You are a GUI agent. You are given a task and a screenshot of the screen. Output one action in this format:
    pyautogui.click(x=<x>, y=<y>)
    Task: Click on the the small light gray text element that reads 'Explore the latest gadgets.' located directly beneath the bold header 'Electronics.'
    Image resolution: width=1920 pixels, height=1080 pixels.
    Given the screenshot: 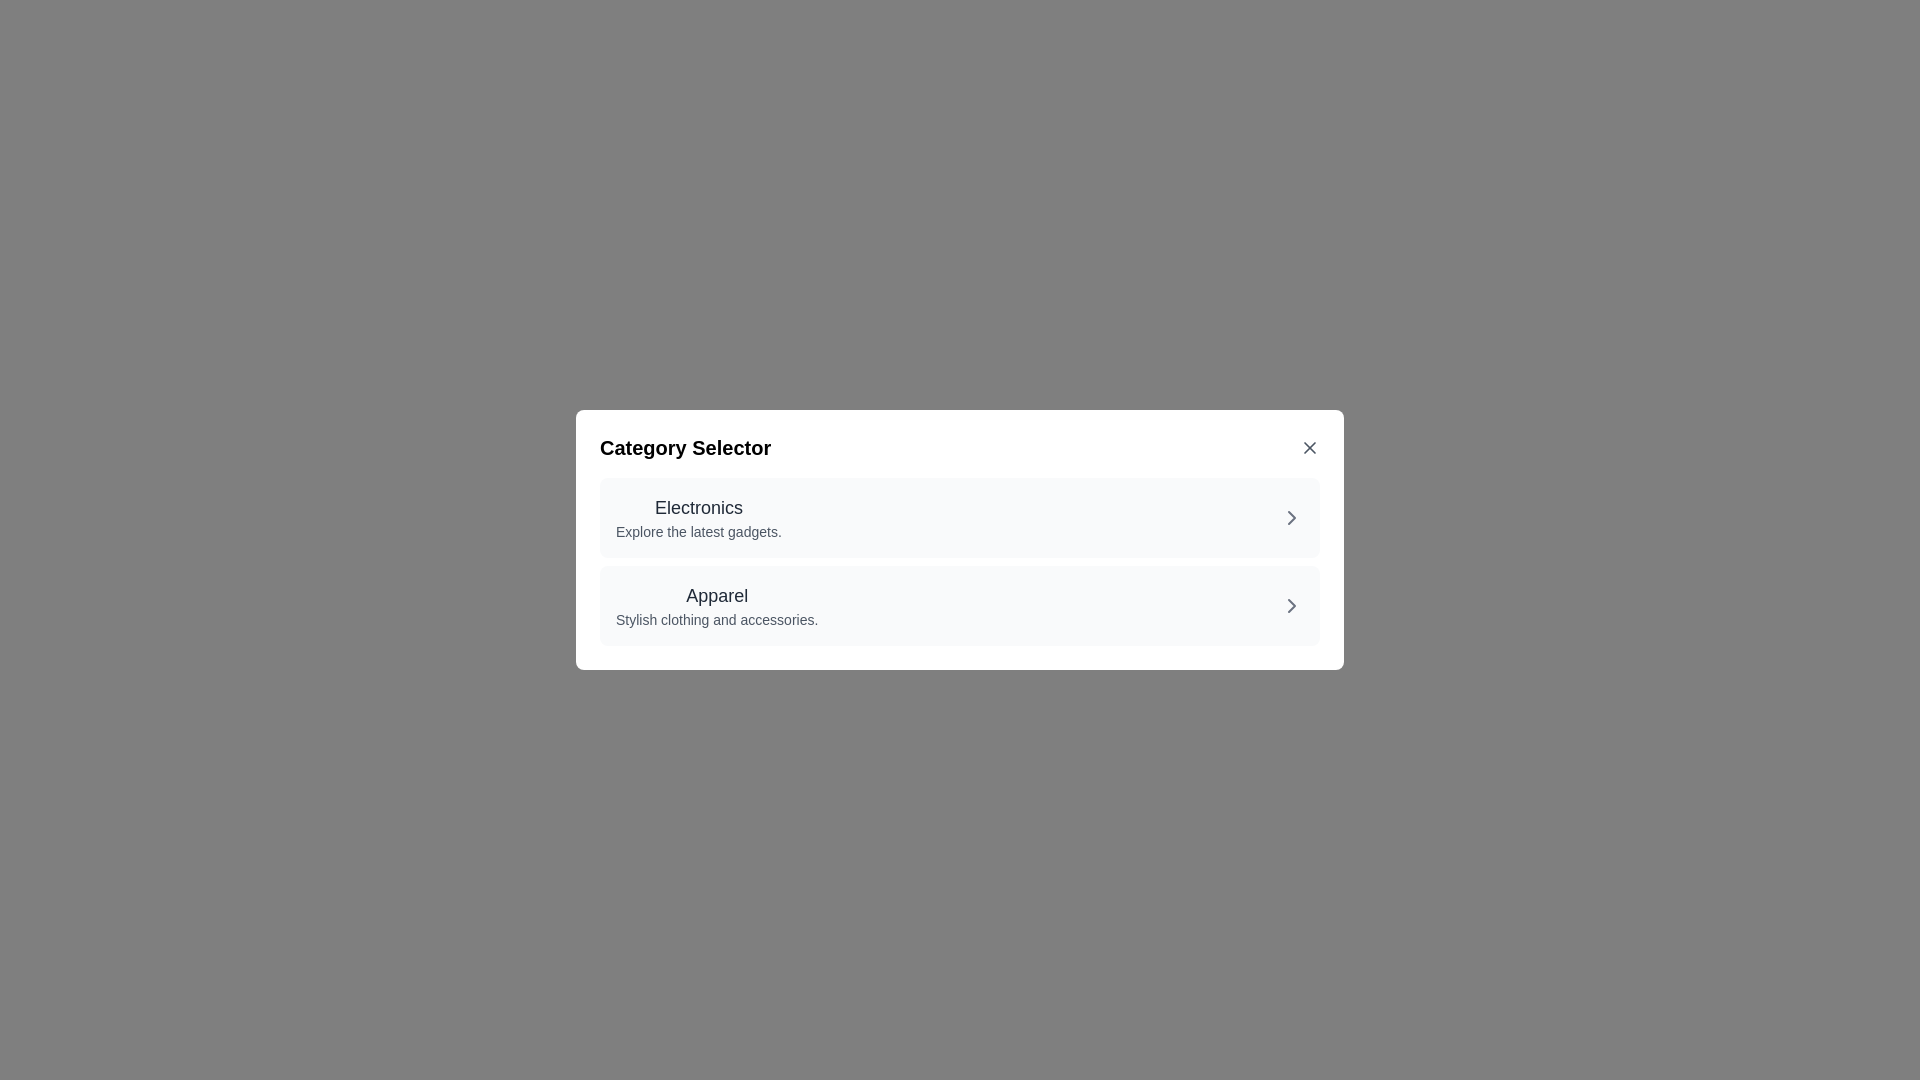 What is the action you would take?
    pyautogui.click(x=698, y=531)
    